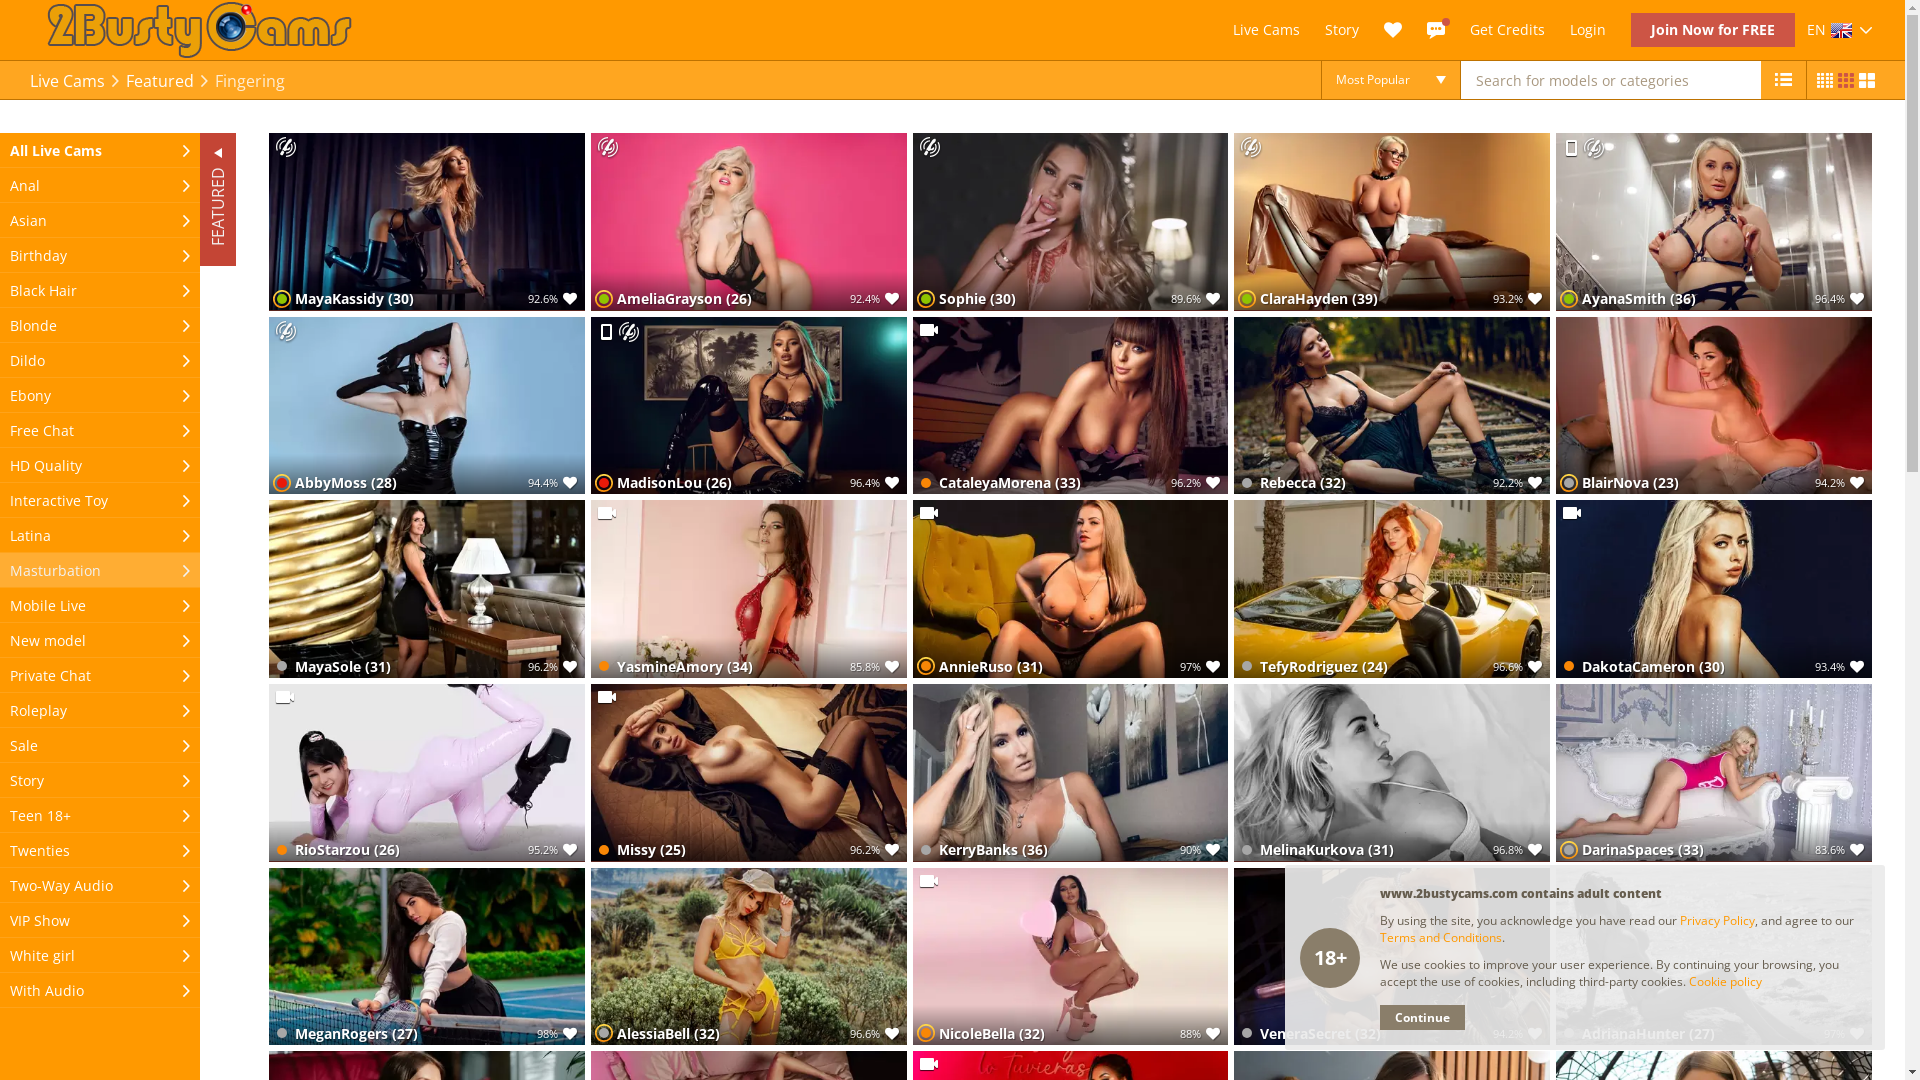 The height and width of the screenshot is (1080, 1920). I want to click on 'Sophie (30), so click(1069, 222).